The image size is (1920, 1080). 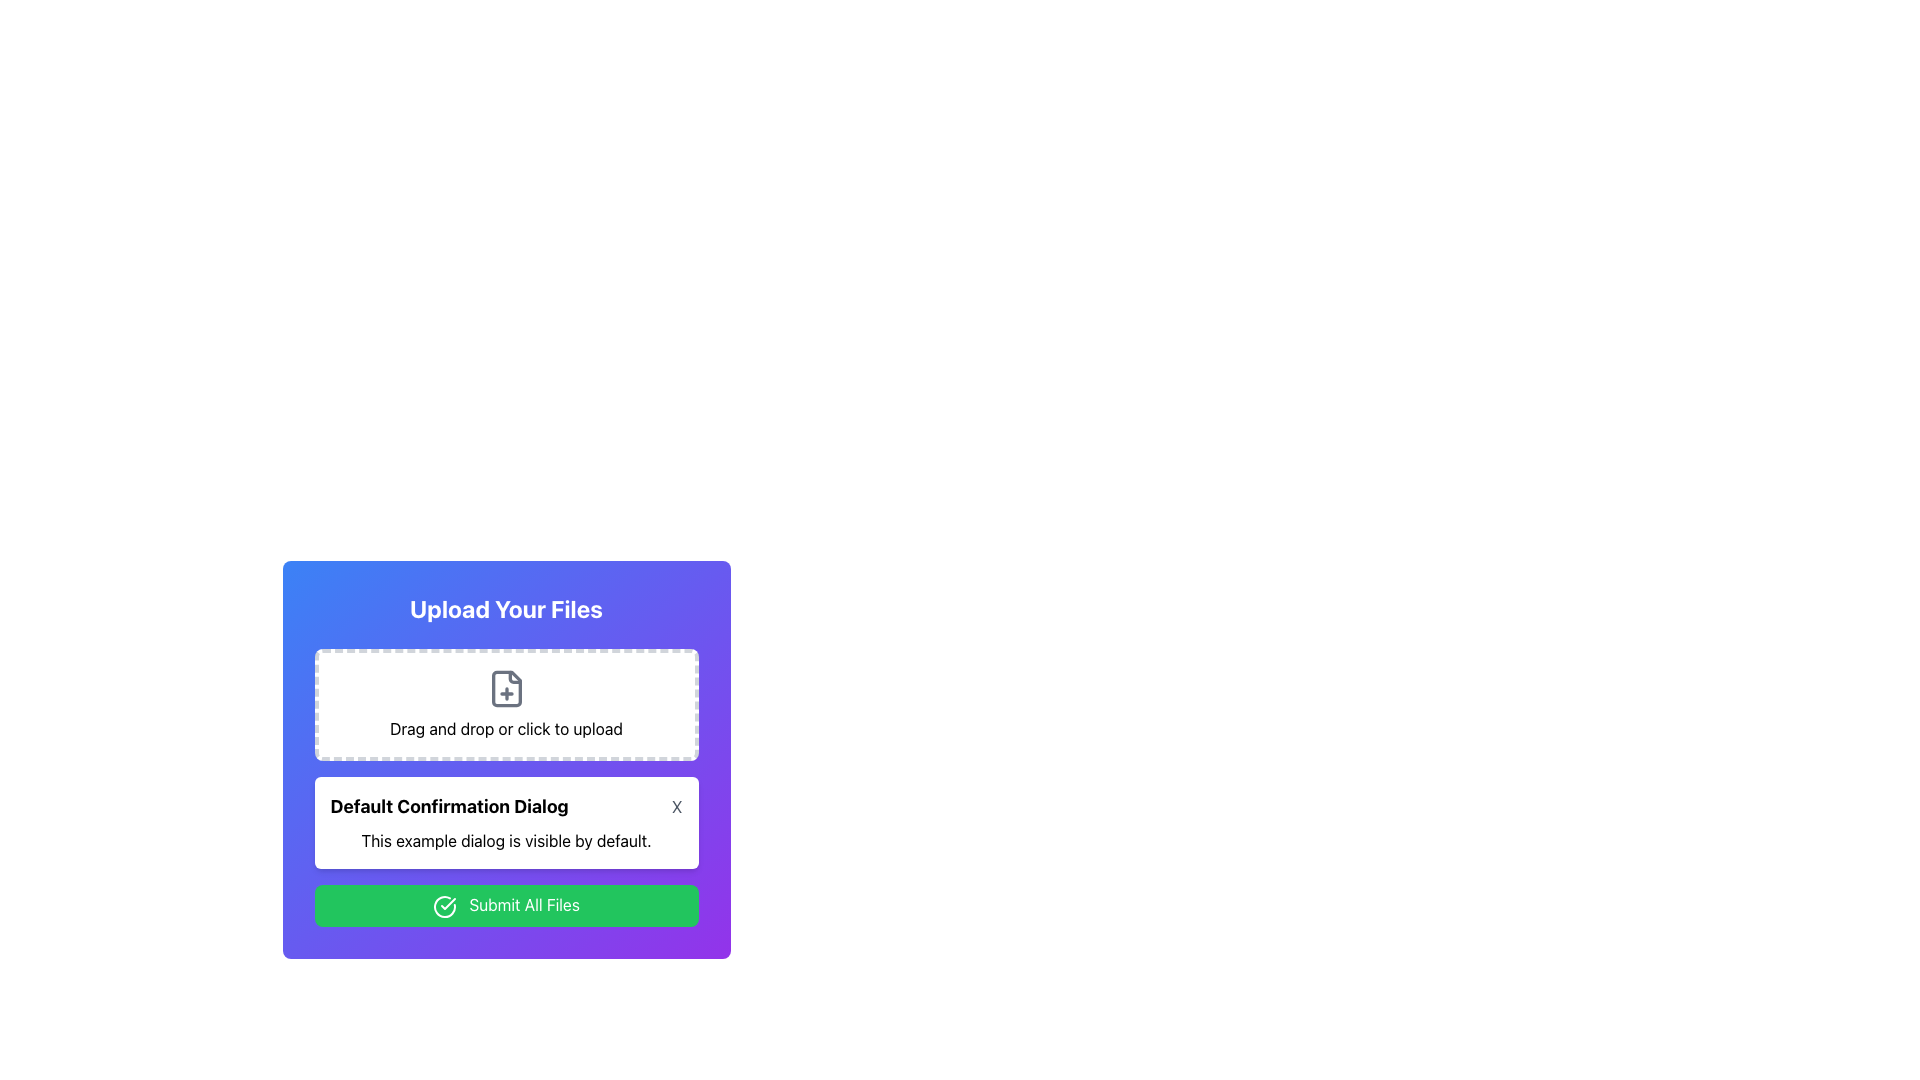 What do you see at coordinates (506, 704) in the screenshot?
I see `the interactive file upload area, which features a dashed border and a document icon with a plus sign` at bounding box center [506, 704].